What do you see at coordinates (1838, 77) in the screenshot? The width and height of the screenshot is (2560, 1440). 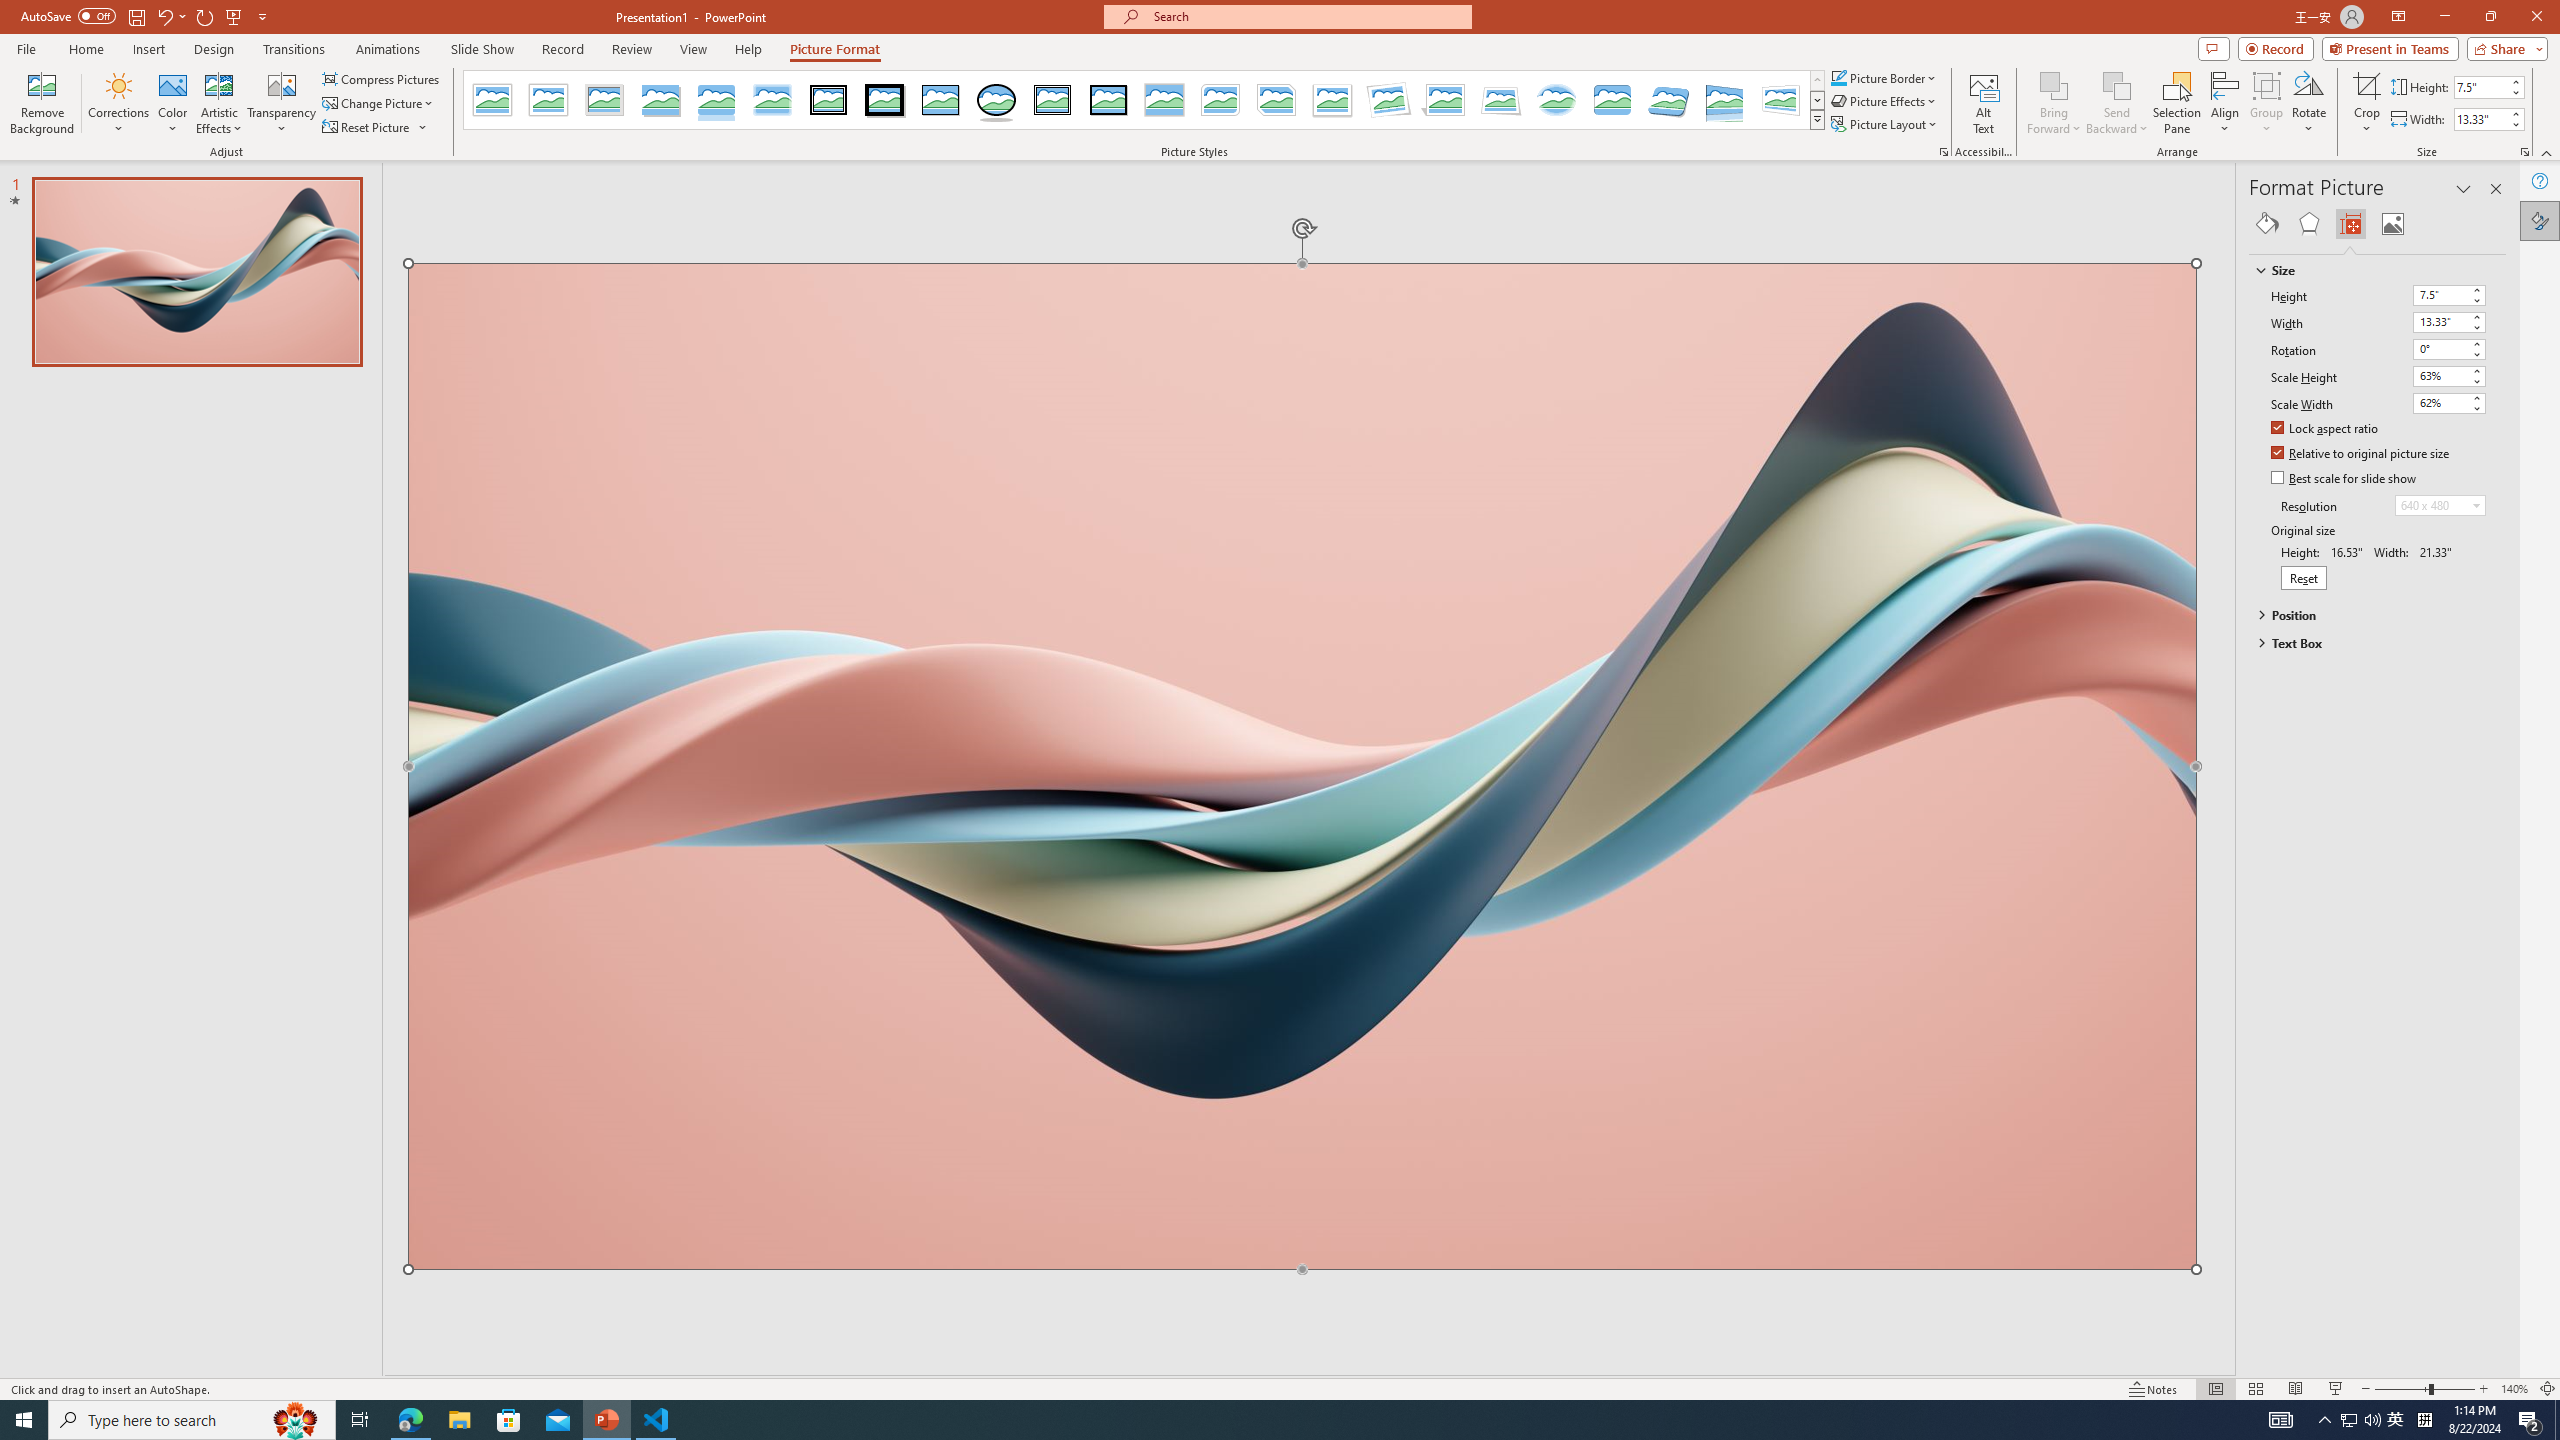 I see `'Picture Border Blue, Accent 1'` at bounding box center [1838, 77].